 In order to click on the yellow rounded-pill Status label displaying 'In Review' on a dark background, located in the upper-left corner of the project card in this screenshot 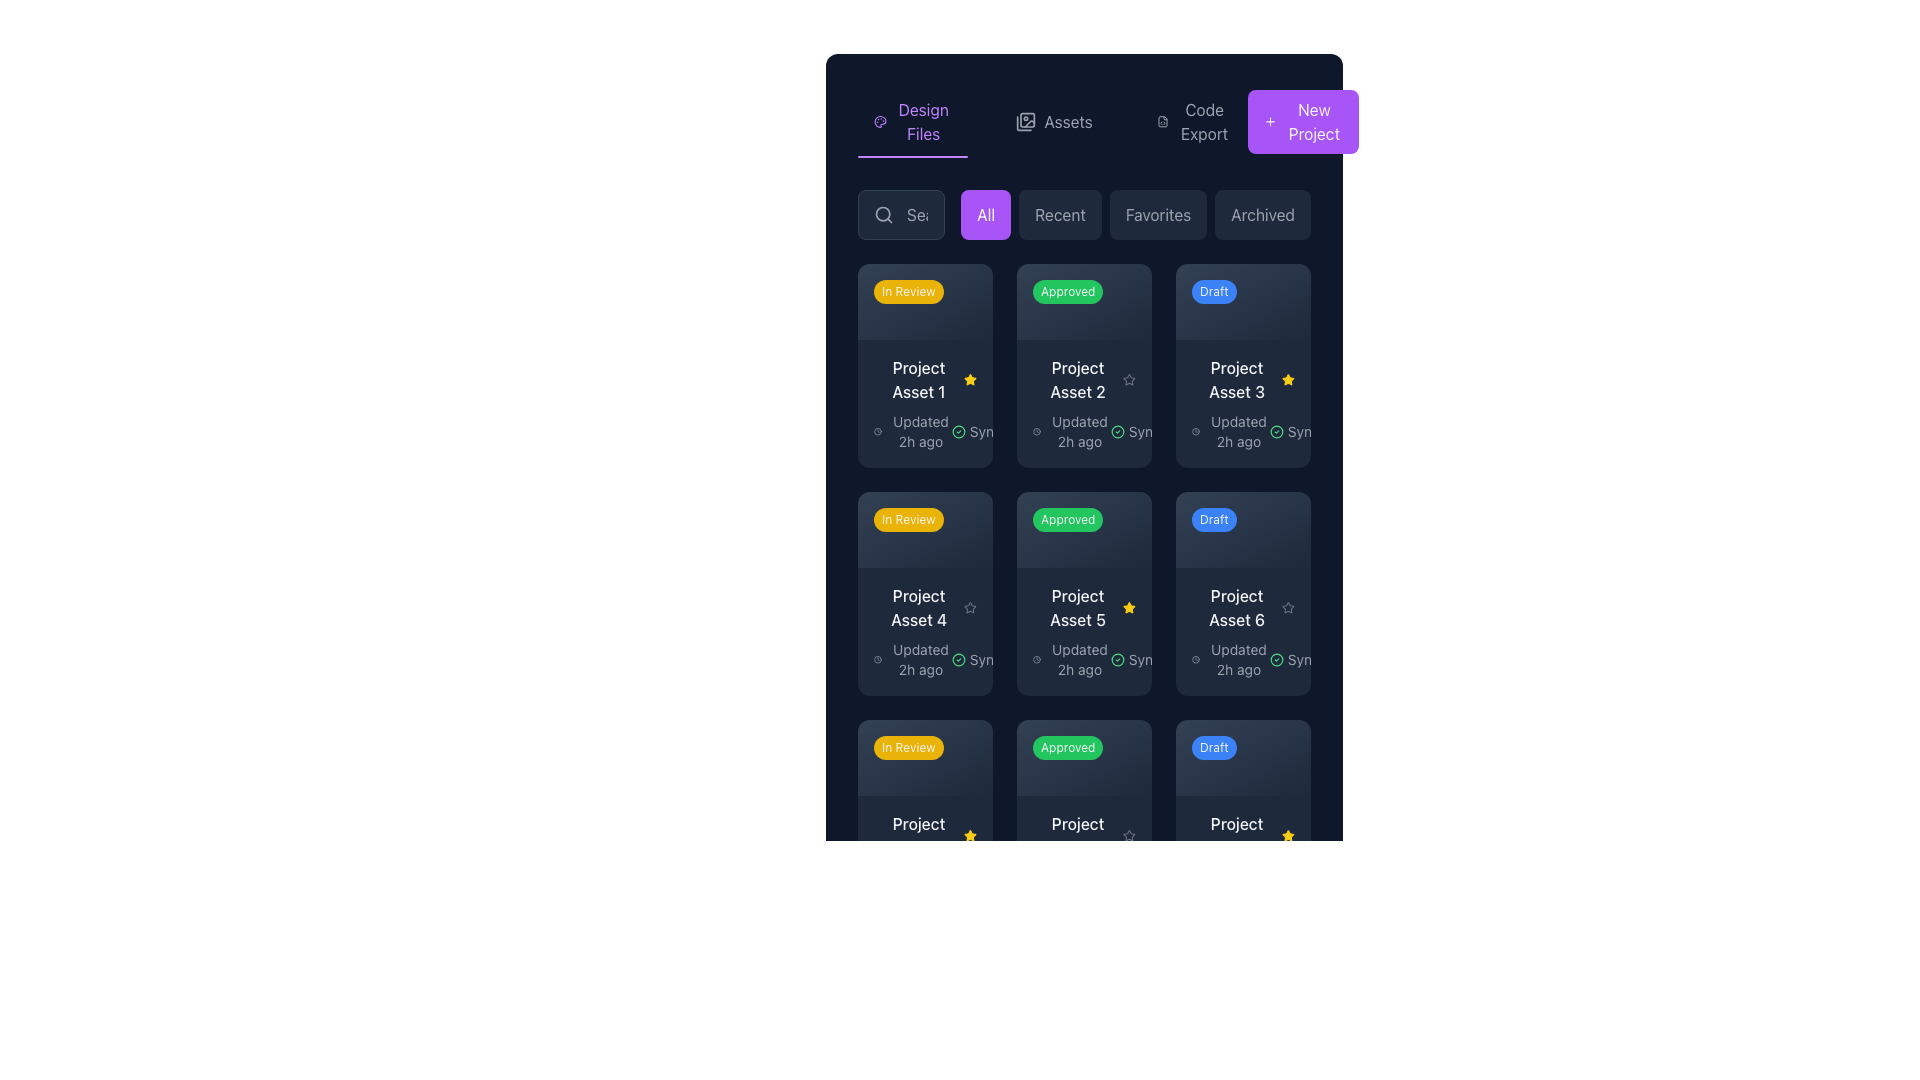, I will do `click(907, 518)`.